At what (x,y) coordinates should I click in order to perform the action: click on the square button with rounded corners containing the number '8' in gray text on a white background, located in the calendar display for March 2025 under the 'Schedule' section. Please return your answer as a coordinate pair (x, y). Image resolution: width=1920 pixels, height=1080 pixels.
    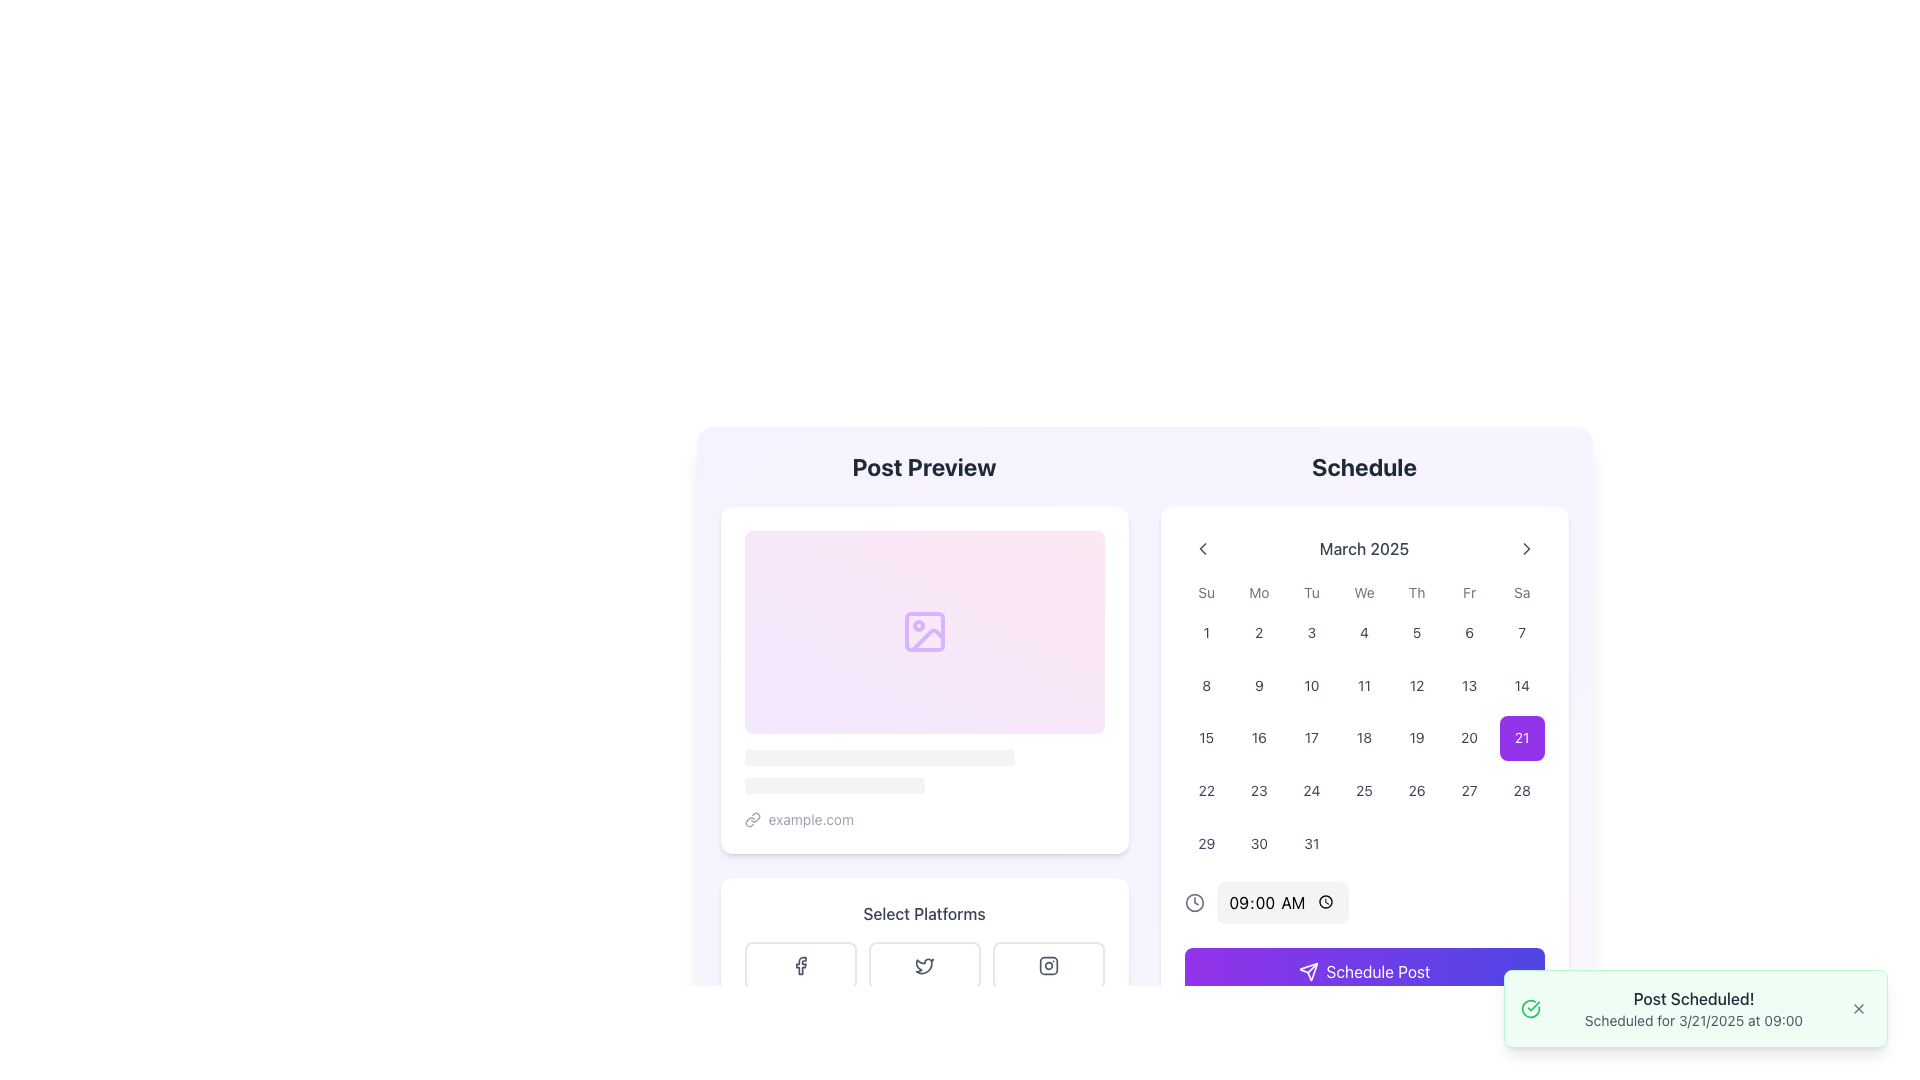
    Looking at the image, I should click on (1205, 684).